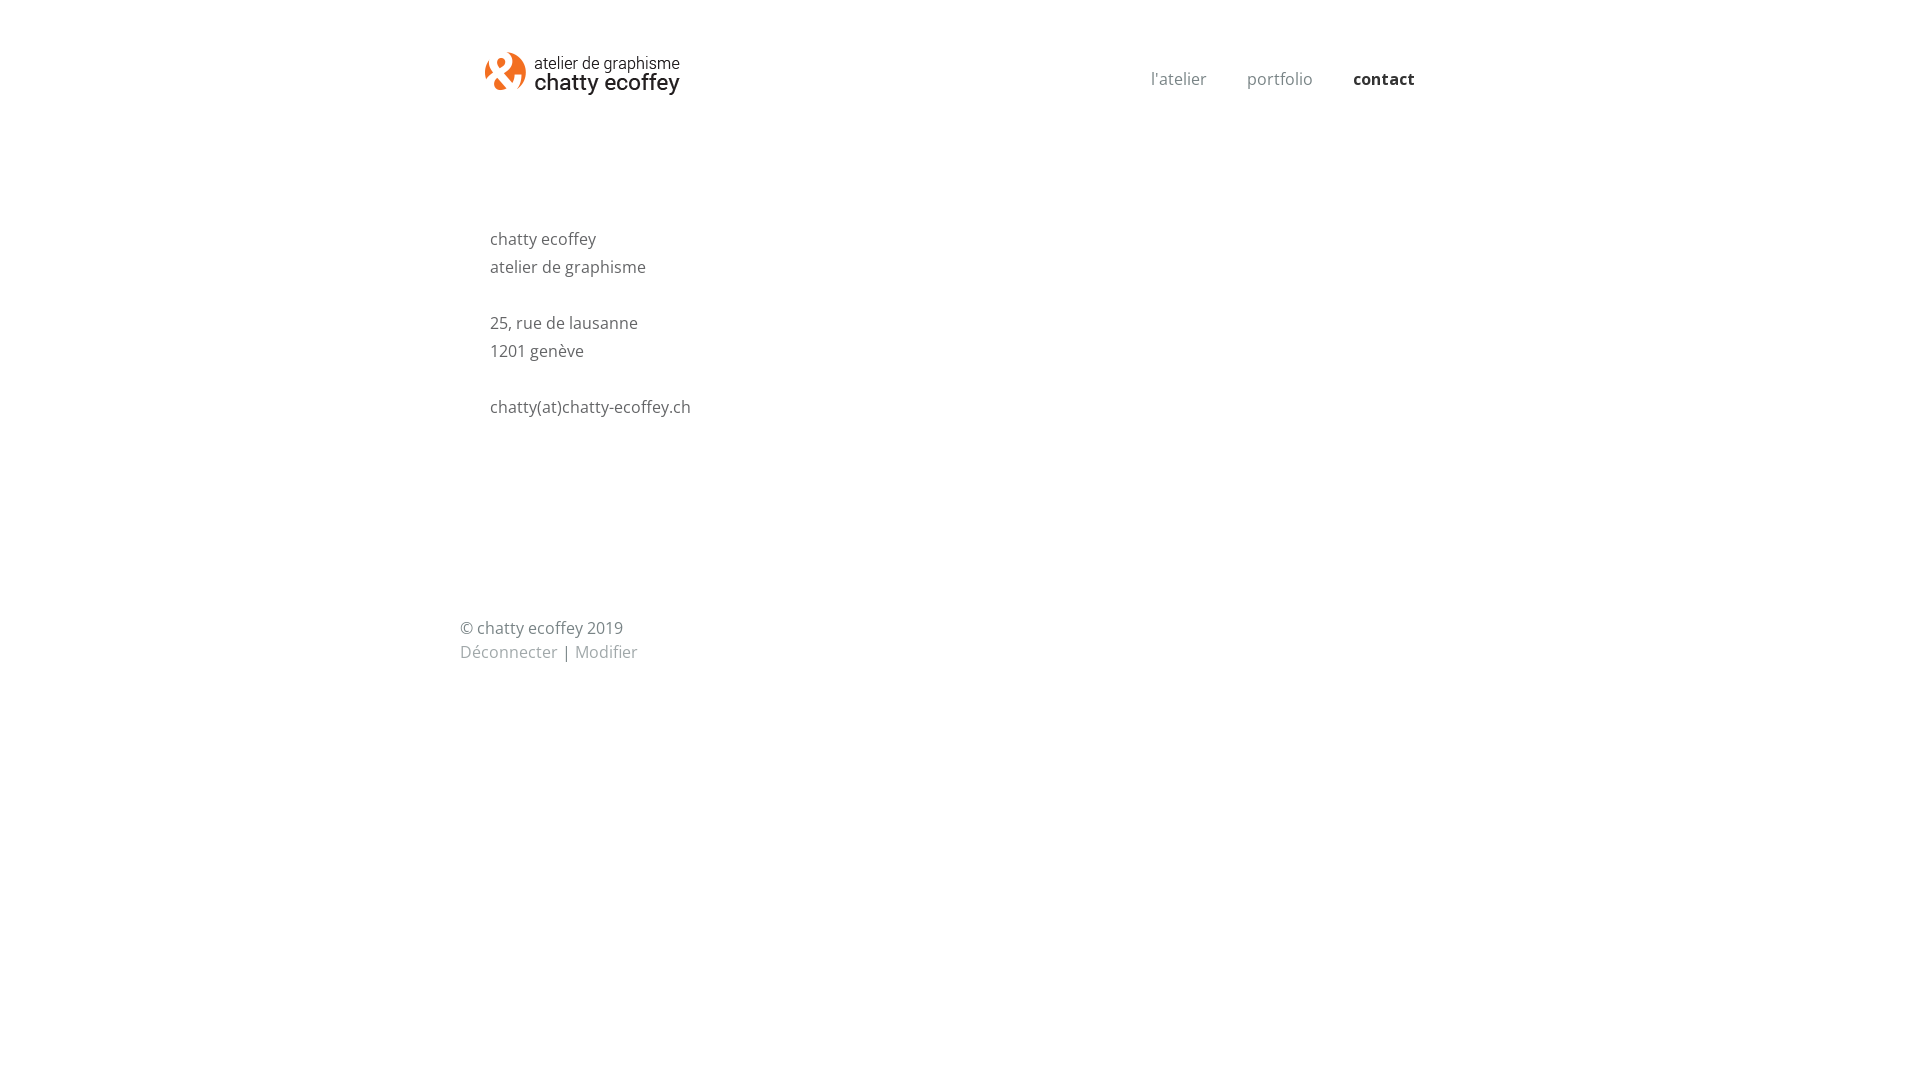 The image size is (1920, 1080). What do you see at coordinates (1280, 77) in the screenshot?
I see `'portfolio'` at bounding box center [1280, 77].